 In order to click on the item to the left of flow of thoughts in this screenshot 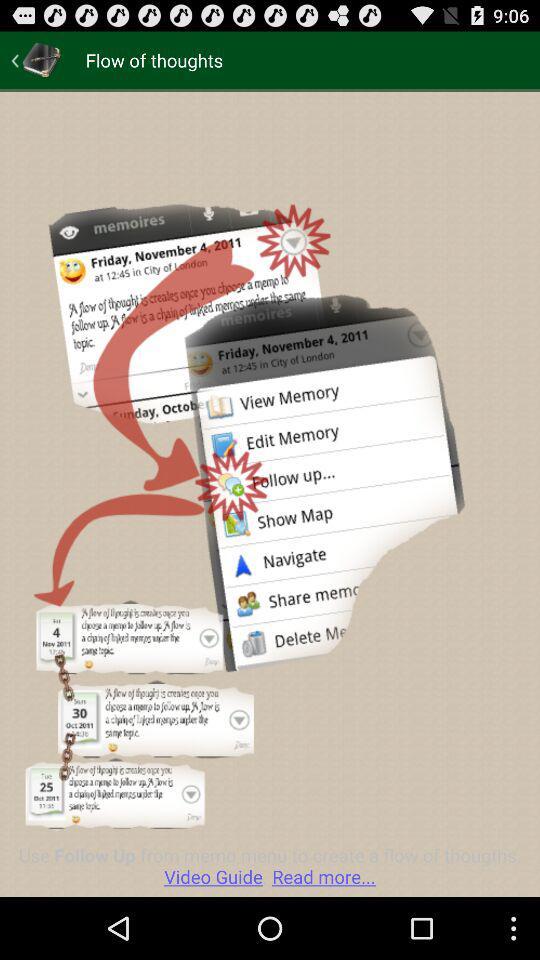, I will do `click(36, 59)`.